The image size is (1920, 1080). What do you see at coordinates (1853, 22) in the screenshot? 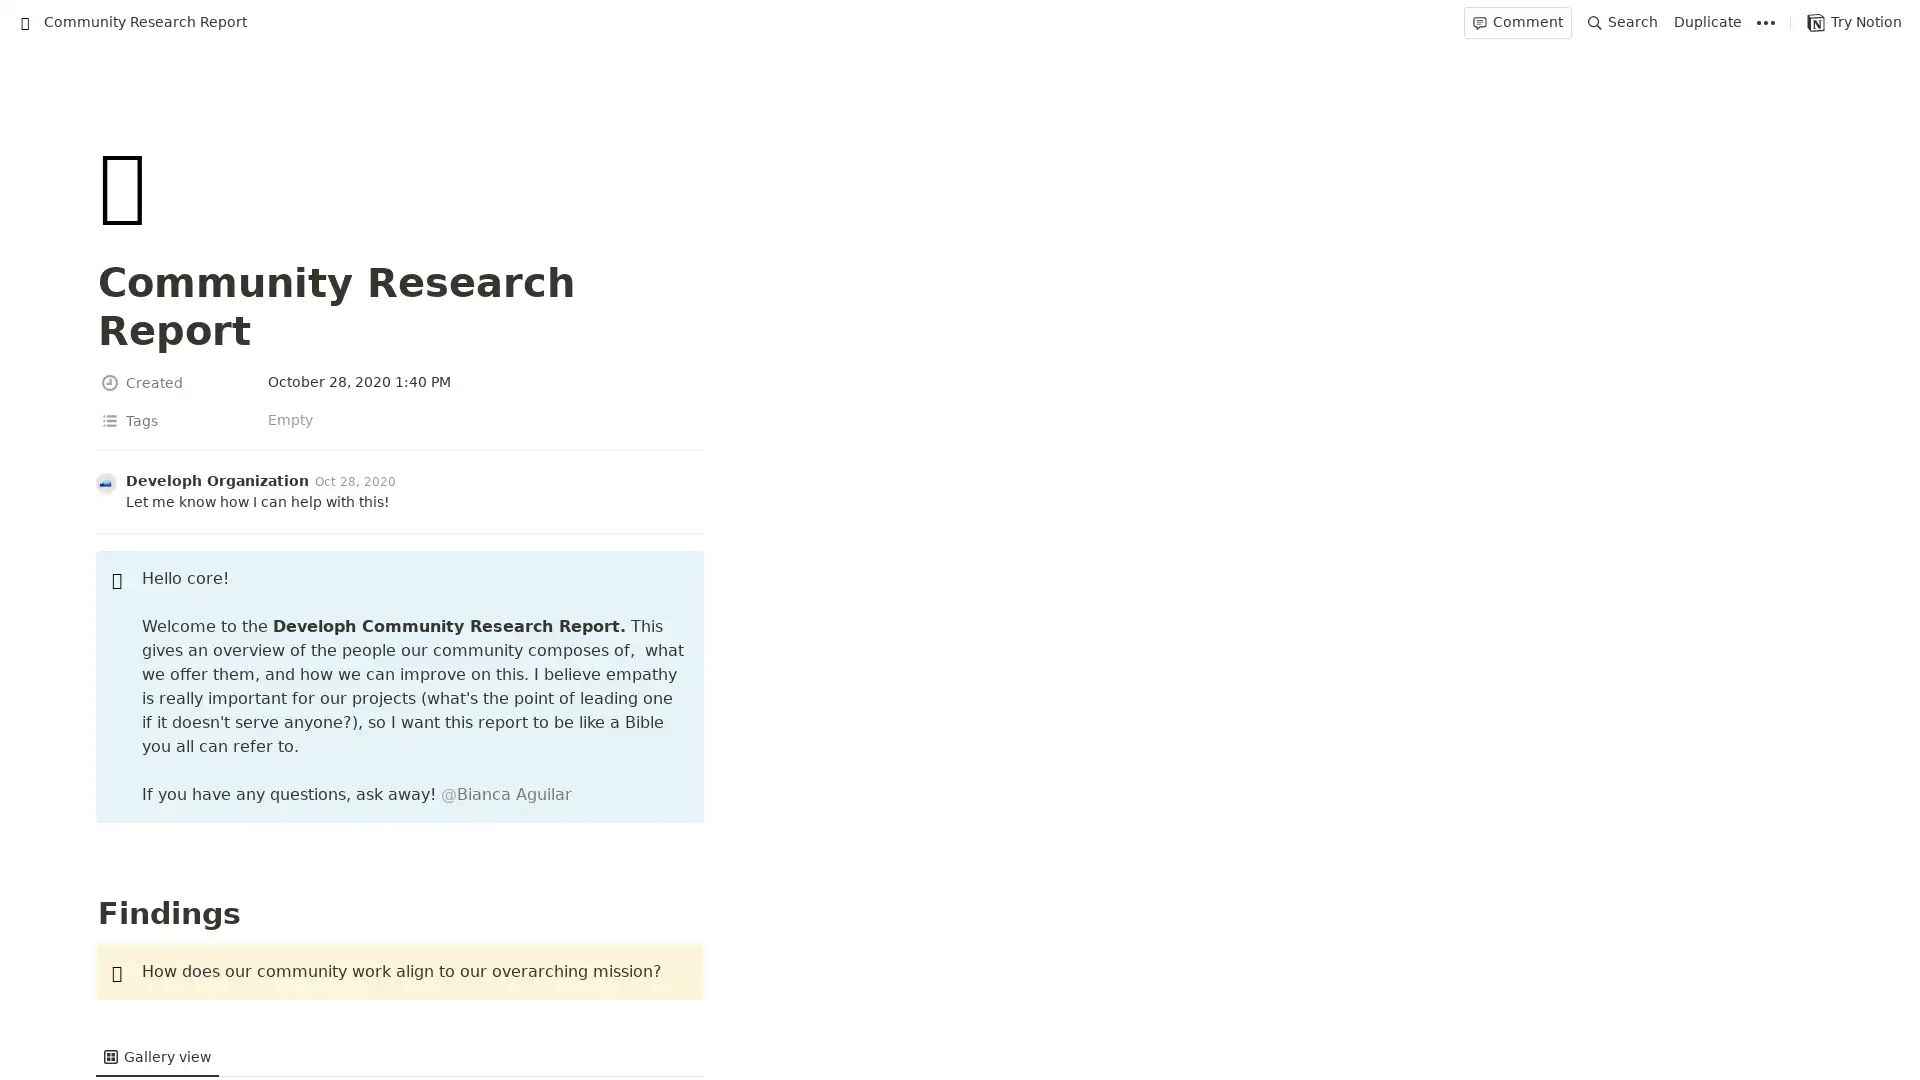
I see `Try Notion` at bounding box center [1853, 22].